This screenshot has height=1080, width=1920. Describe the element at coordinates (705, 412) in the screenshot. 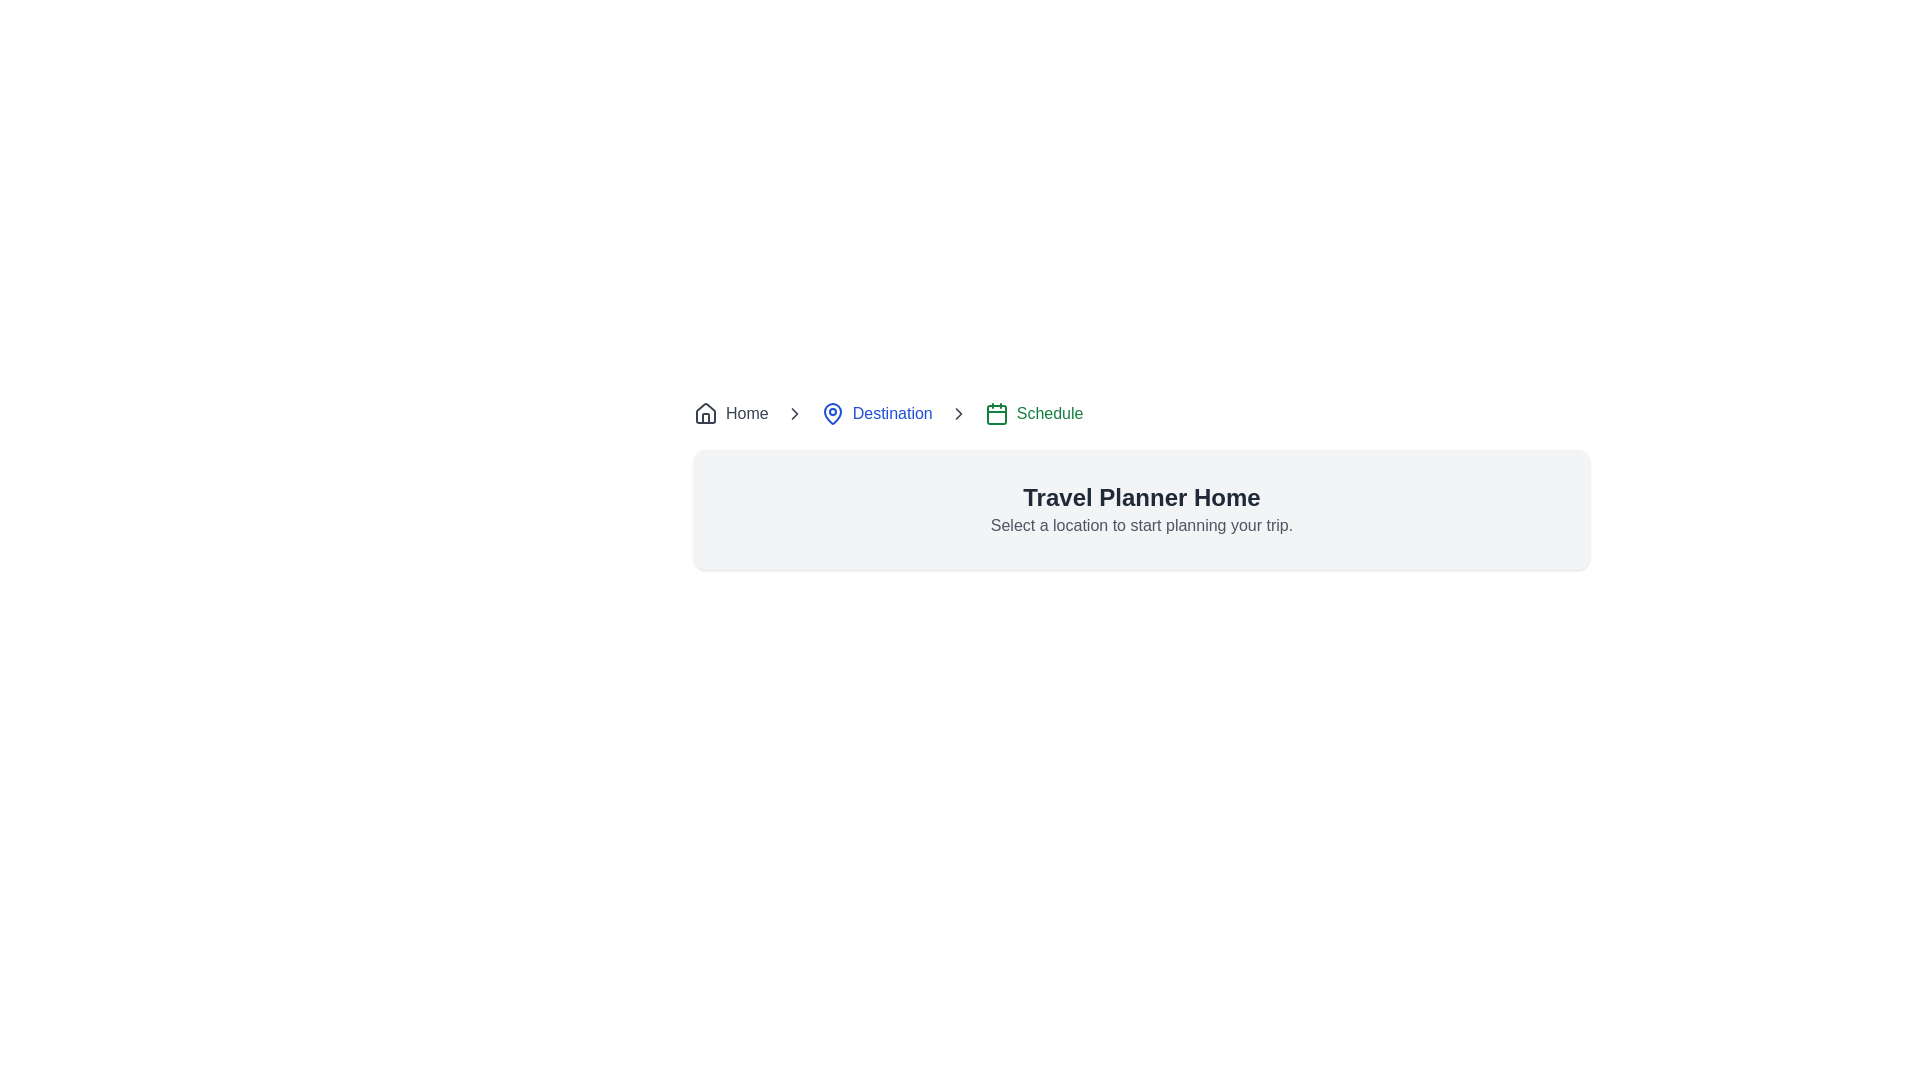

I see `the home icon, which is a minimalistic house icon located in the breadcrumb navigation bar at the top-left area of the interface` at that location.